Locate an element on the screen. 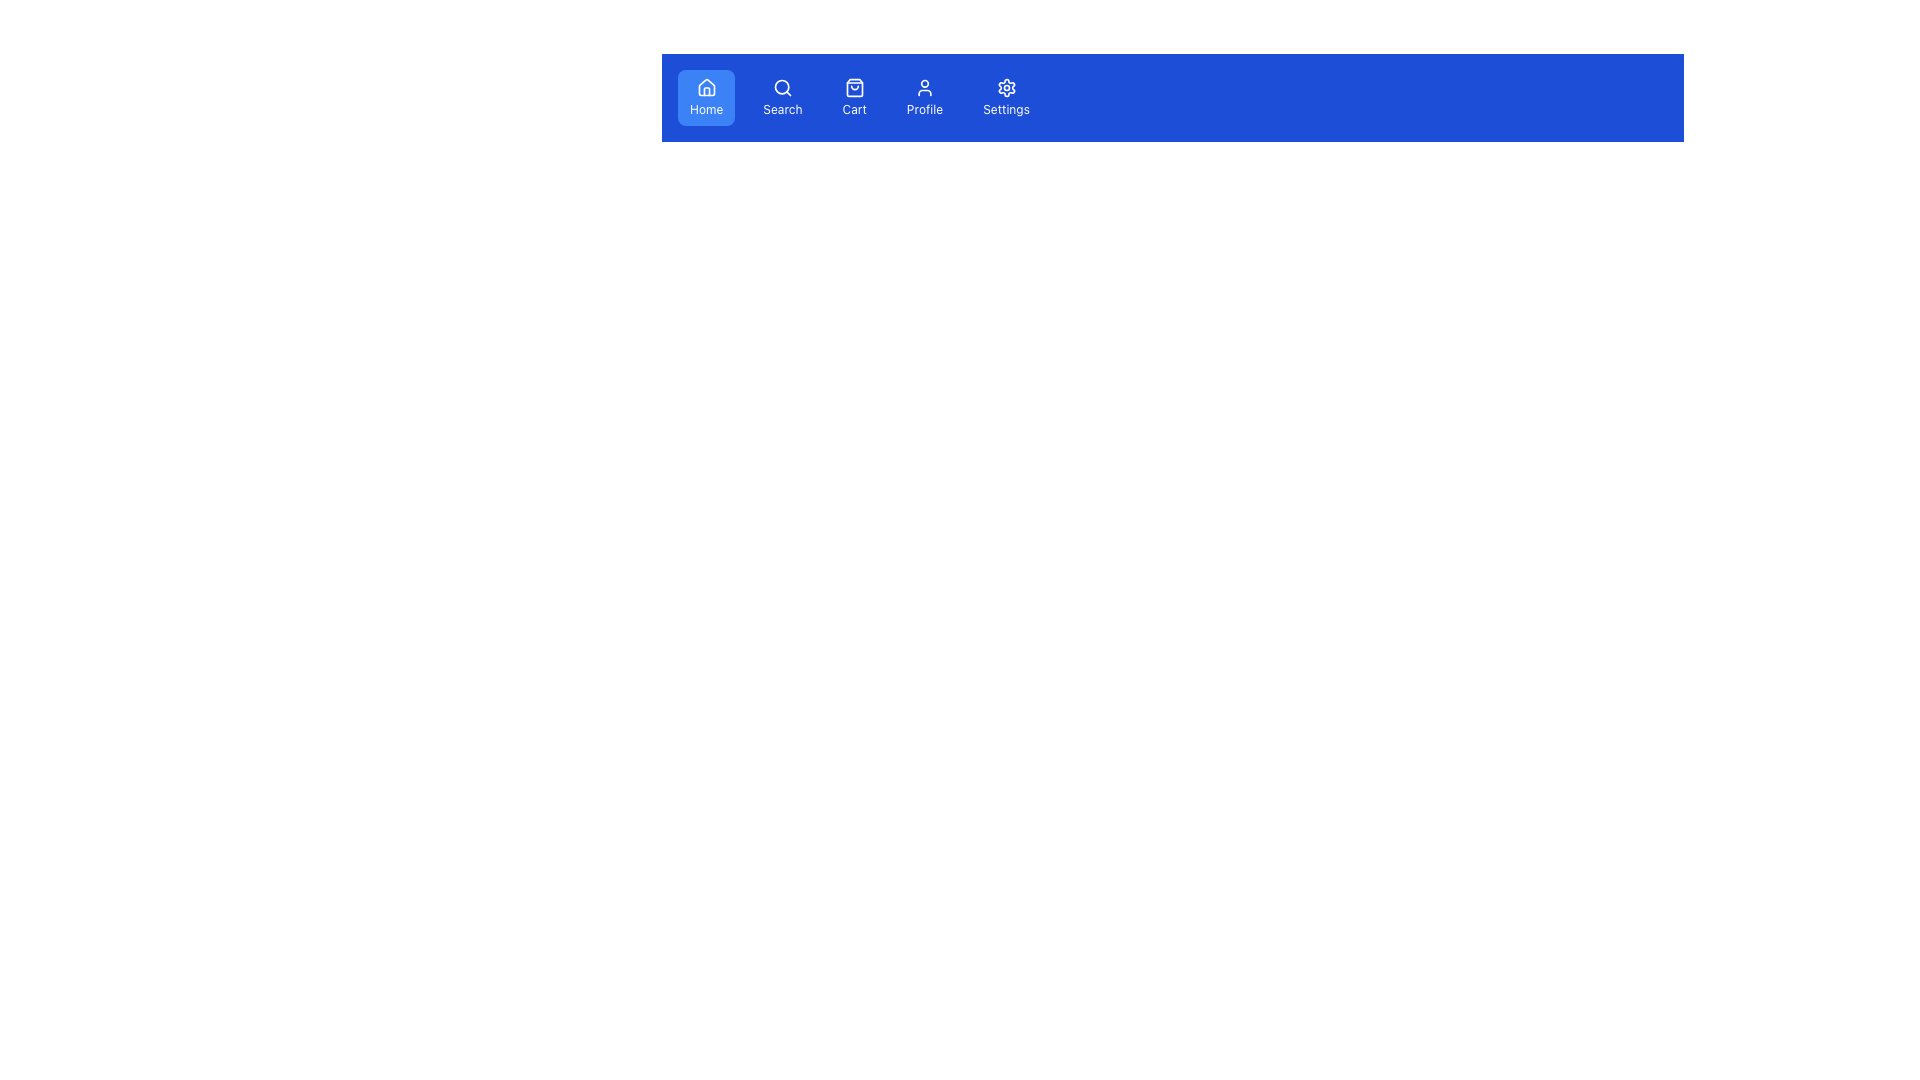  the 'Profile' text label in the navigation bar, which assists users in identifying the purpose of the corresponding icon is located at coordinates (924, 110).